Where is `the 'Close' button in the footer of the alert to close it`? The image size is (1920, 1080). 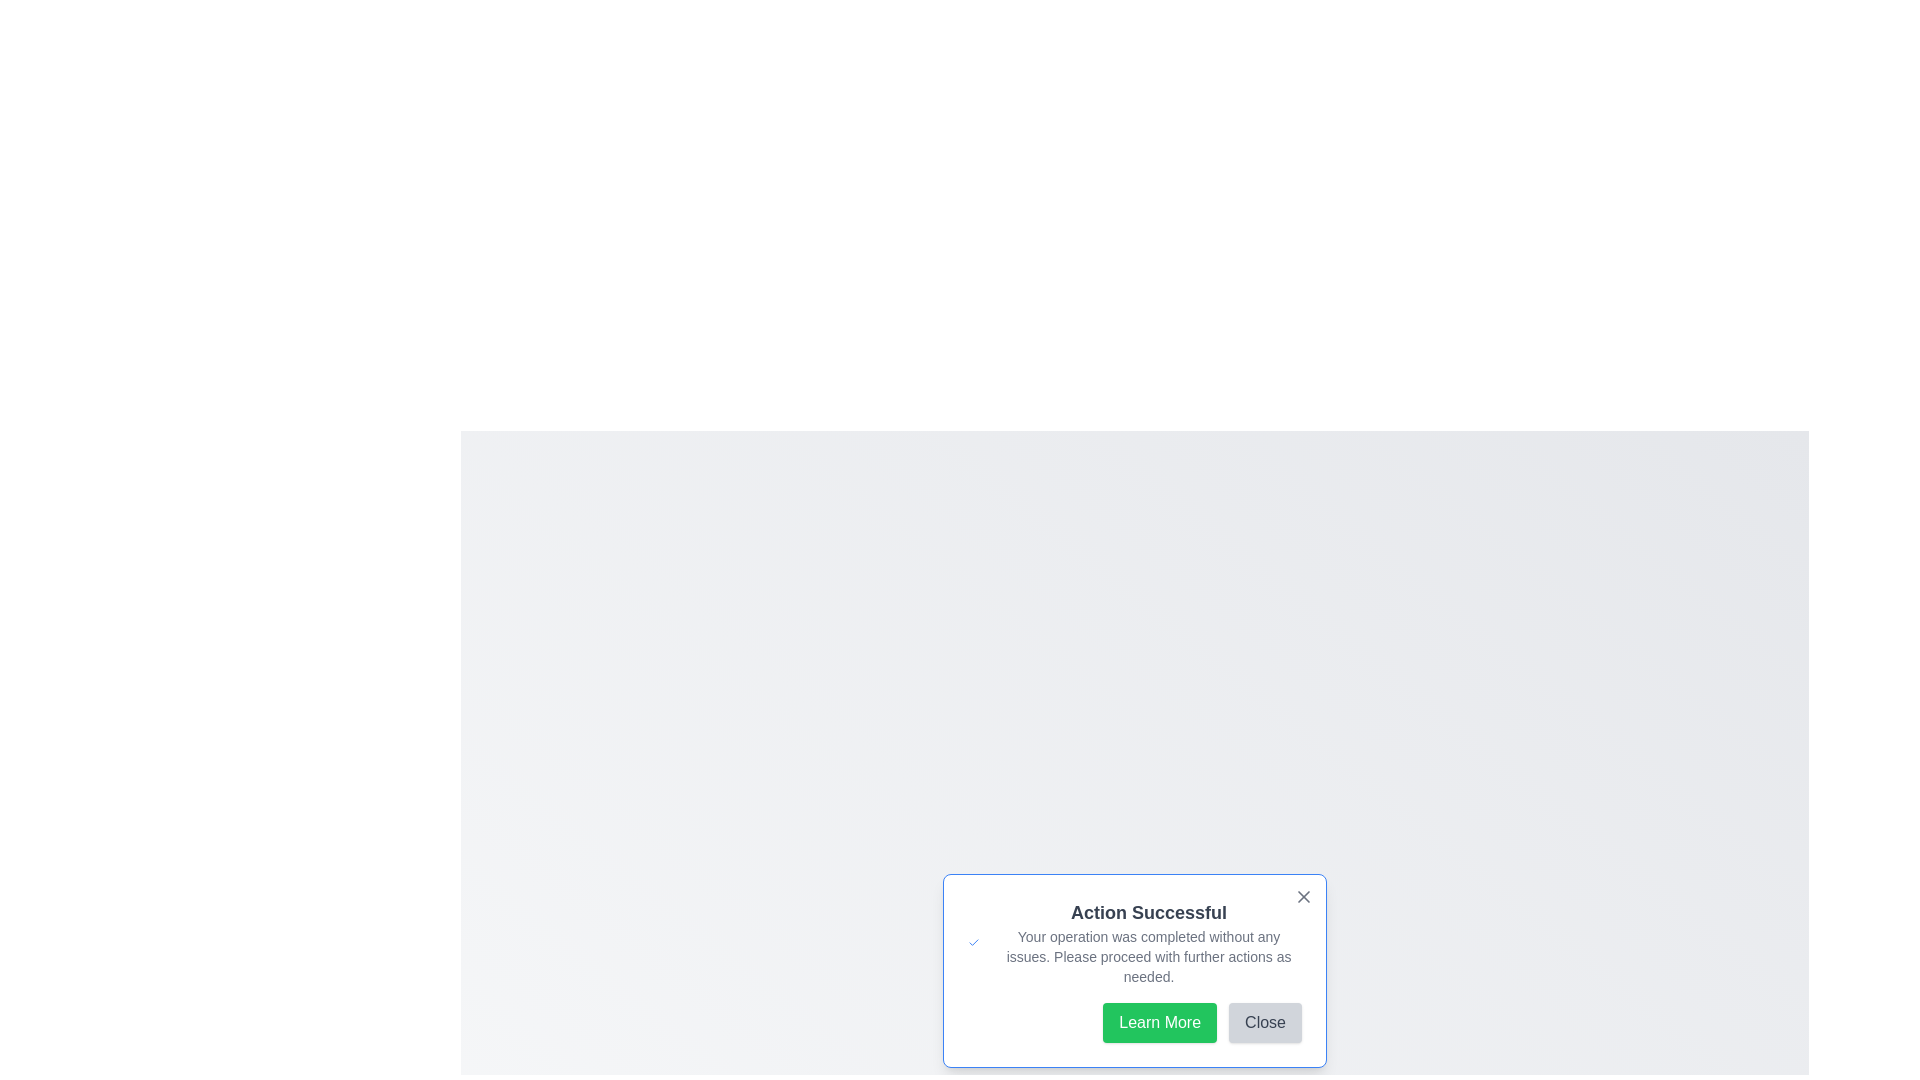 the 'Close' button in the footer of the alert to close it is located at coordinates (1264, 1022).